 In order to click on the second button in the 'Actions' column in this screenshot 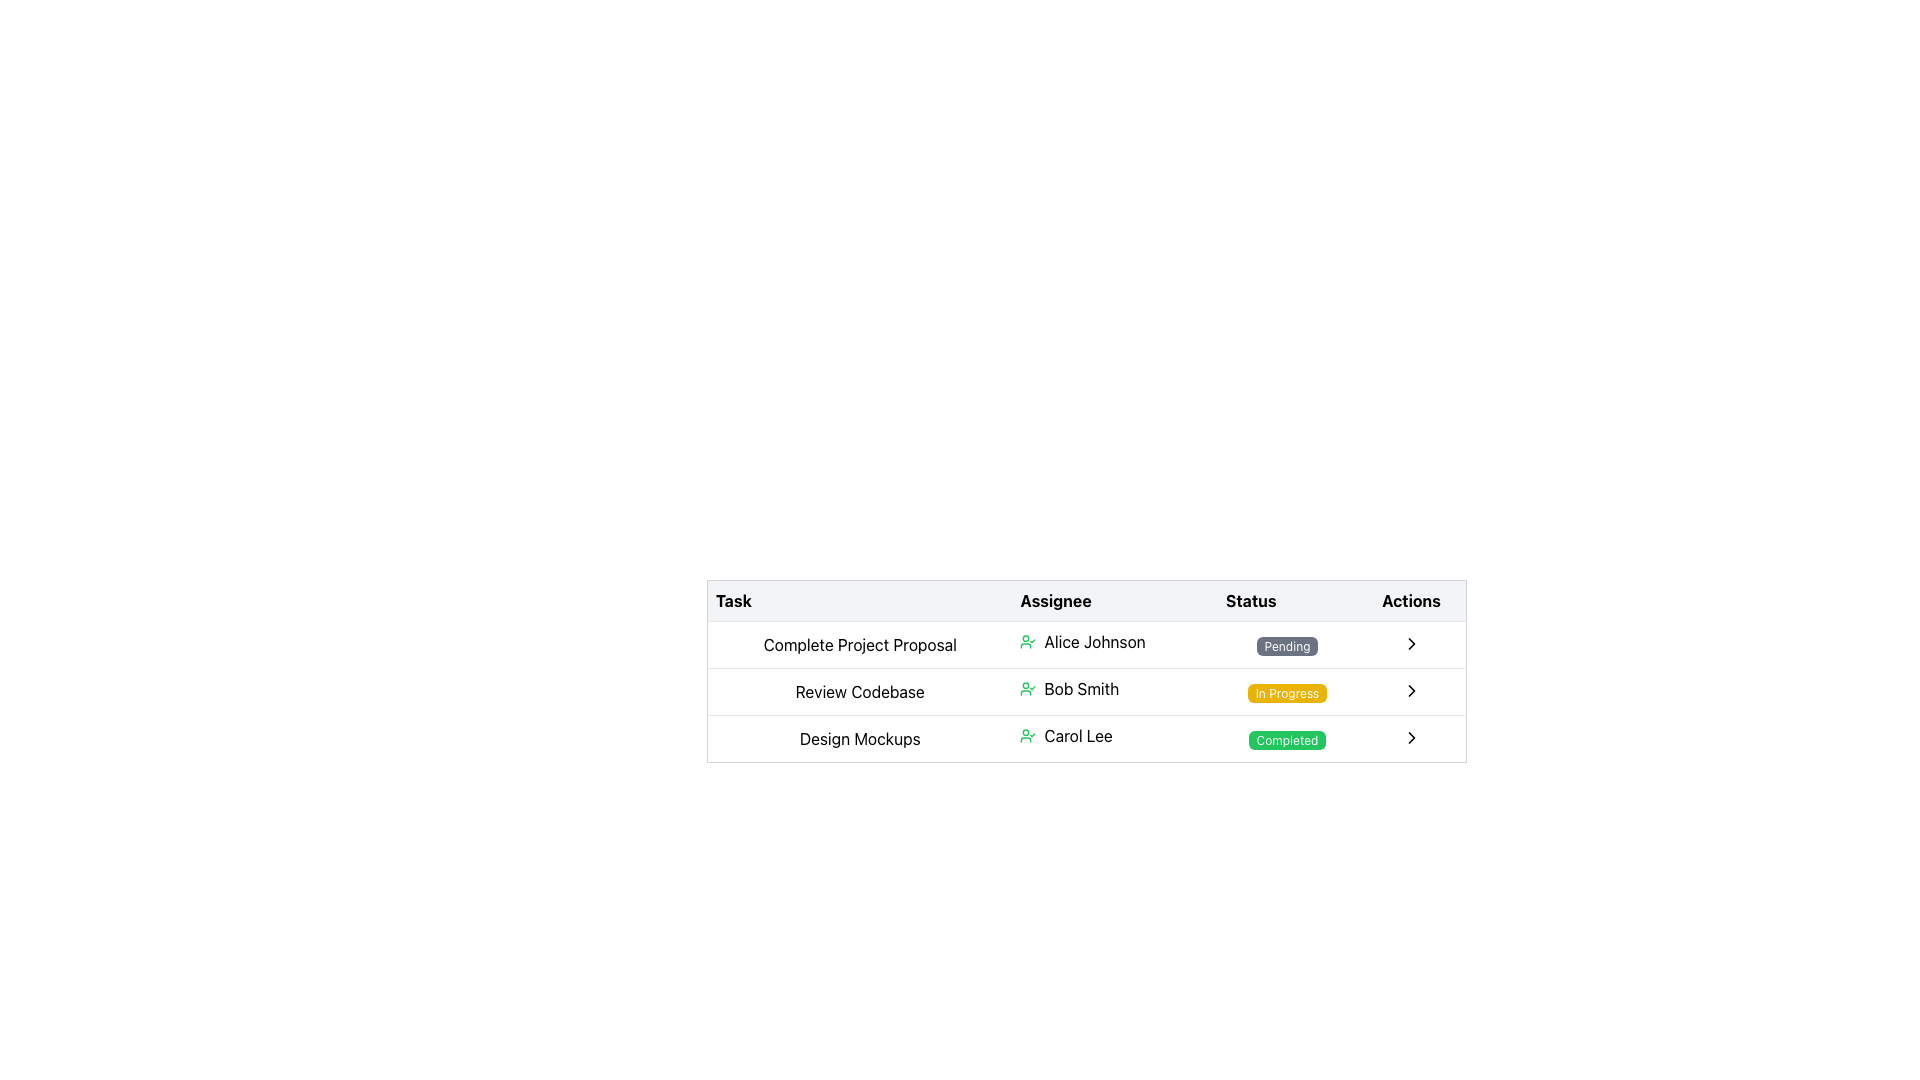, I will do `click(1410, 689)`.